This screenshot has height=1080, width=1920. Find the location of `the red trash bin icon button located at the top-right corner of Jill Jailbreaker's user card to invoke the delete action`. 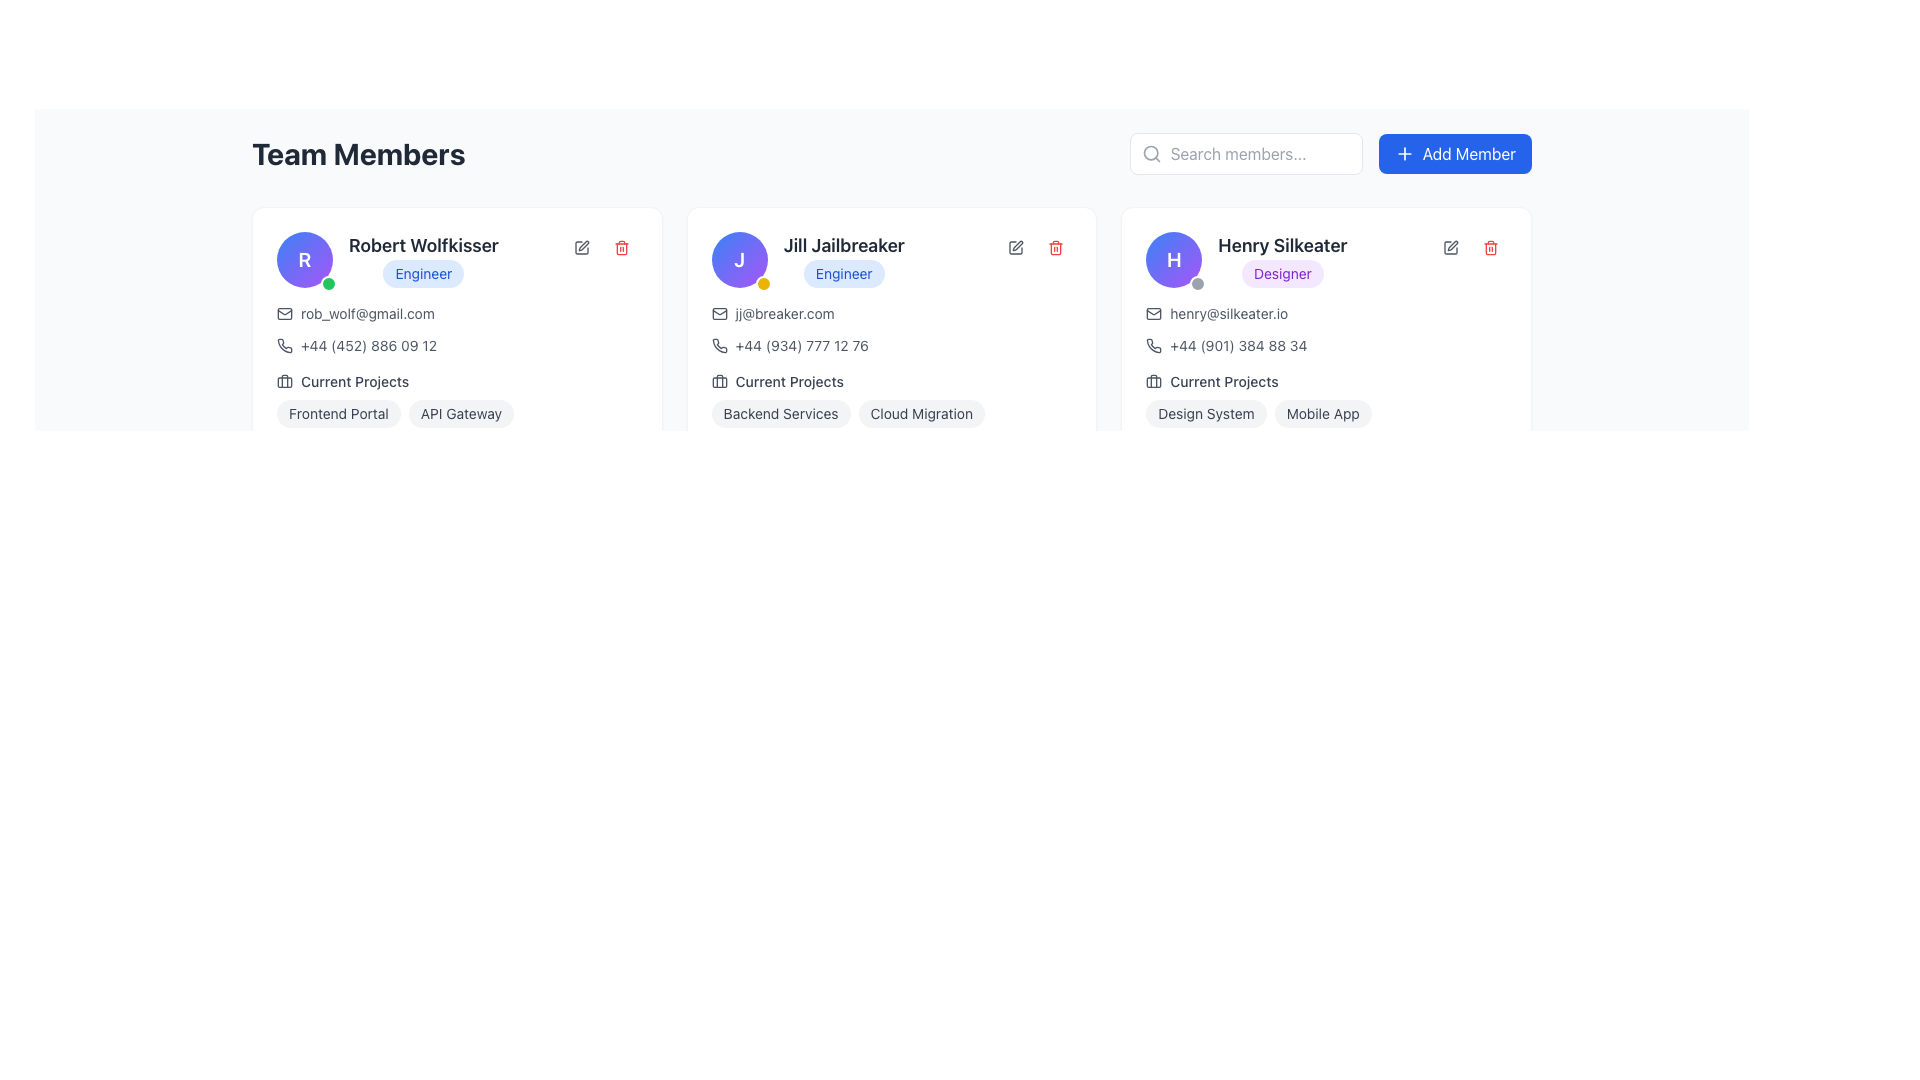

the red trash bin icon button located at the top-right corner of Jill Jailbreaker's user card to invoke the delete action is located at coordinates (1055, 246).